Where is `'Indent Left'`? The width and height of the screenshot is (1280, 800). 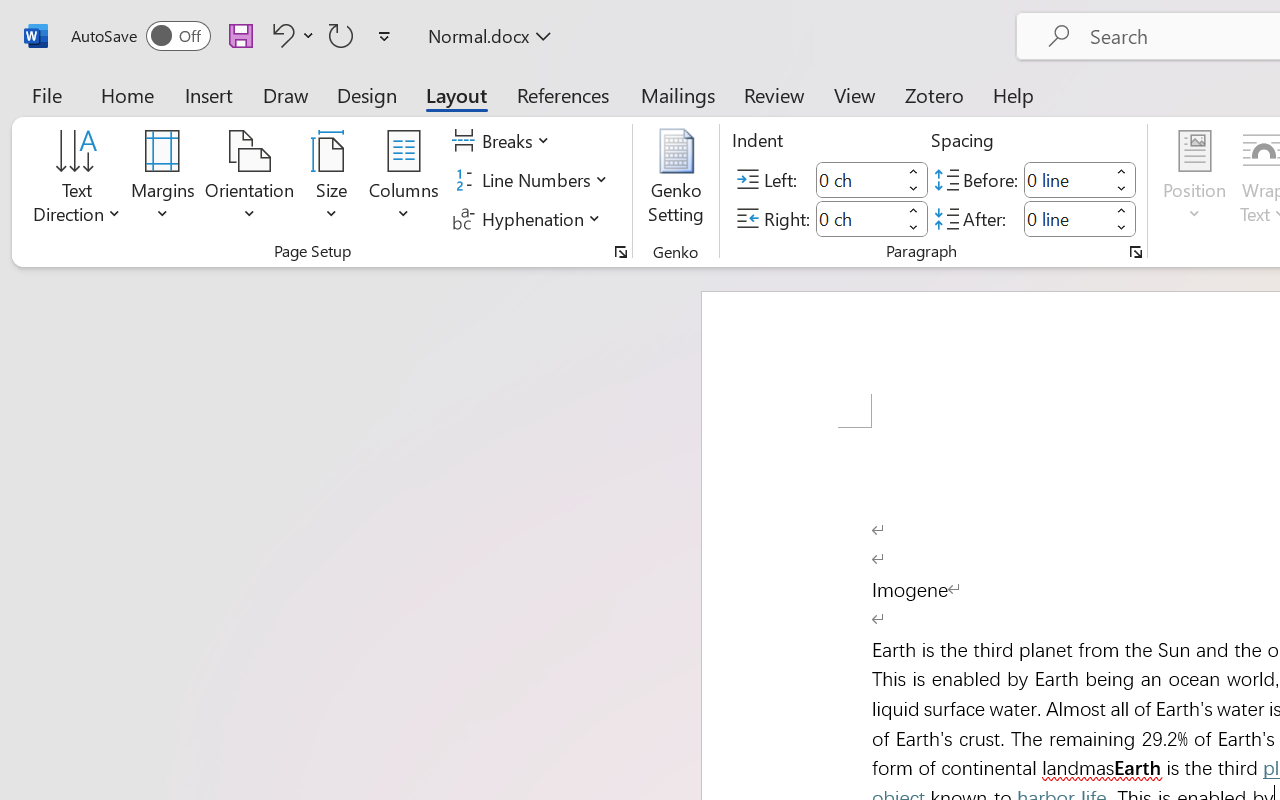 'Indent Left' is located at coordinates (858, 178).